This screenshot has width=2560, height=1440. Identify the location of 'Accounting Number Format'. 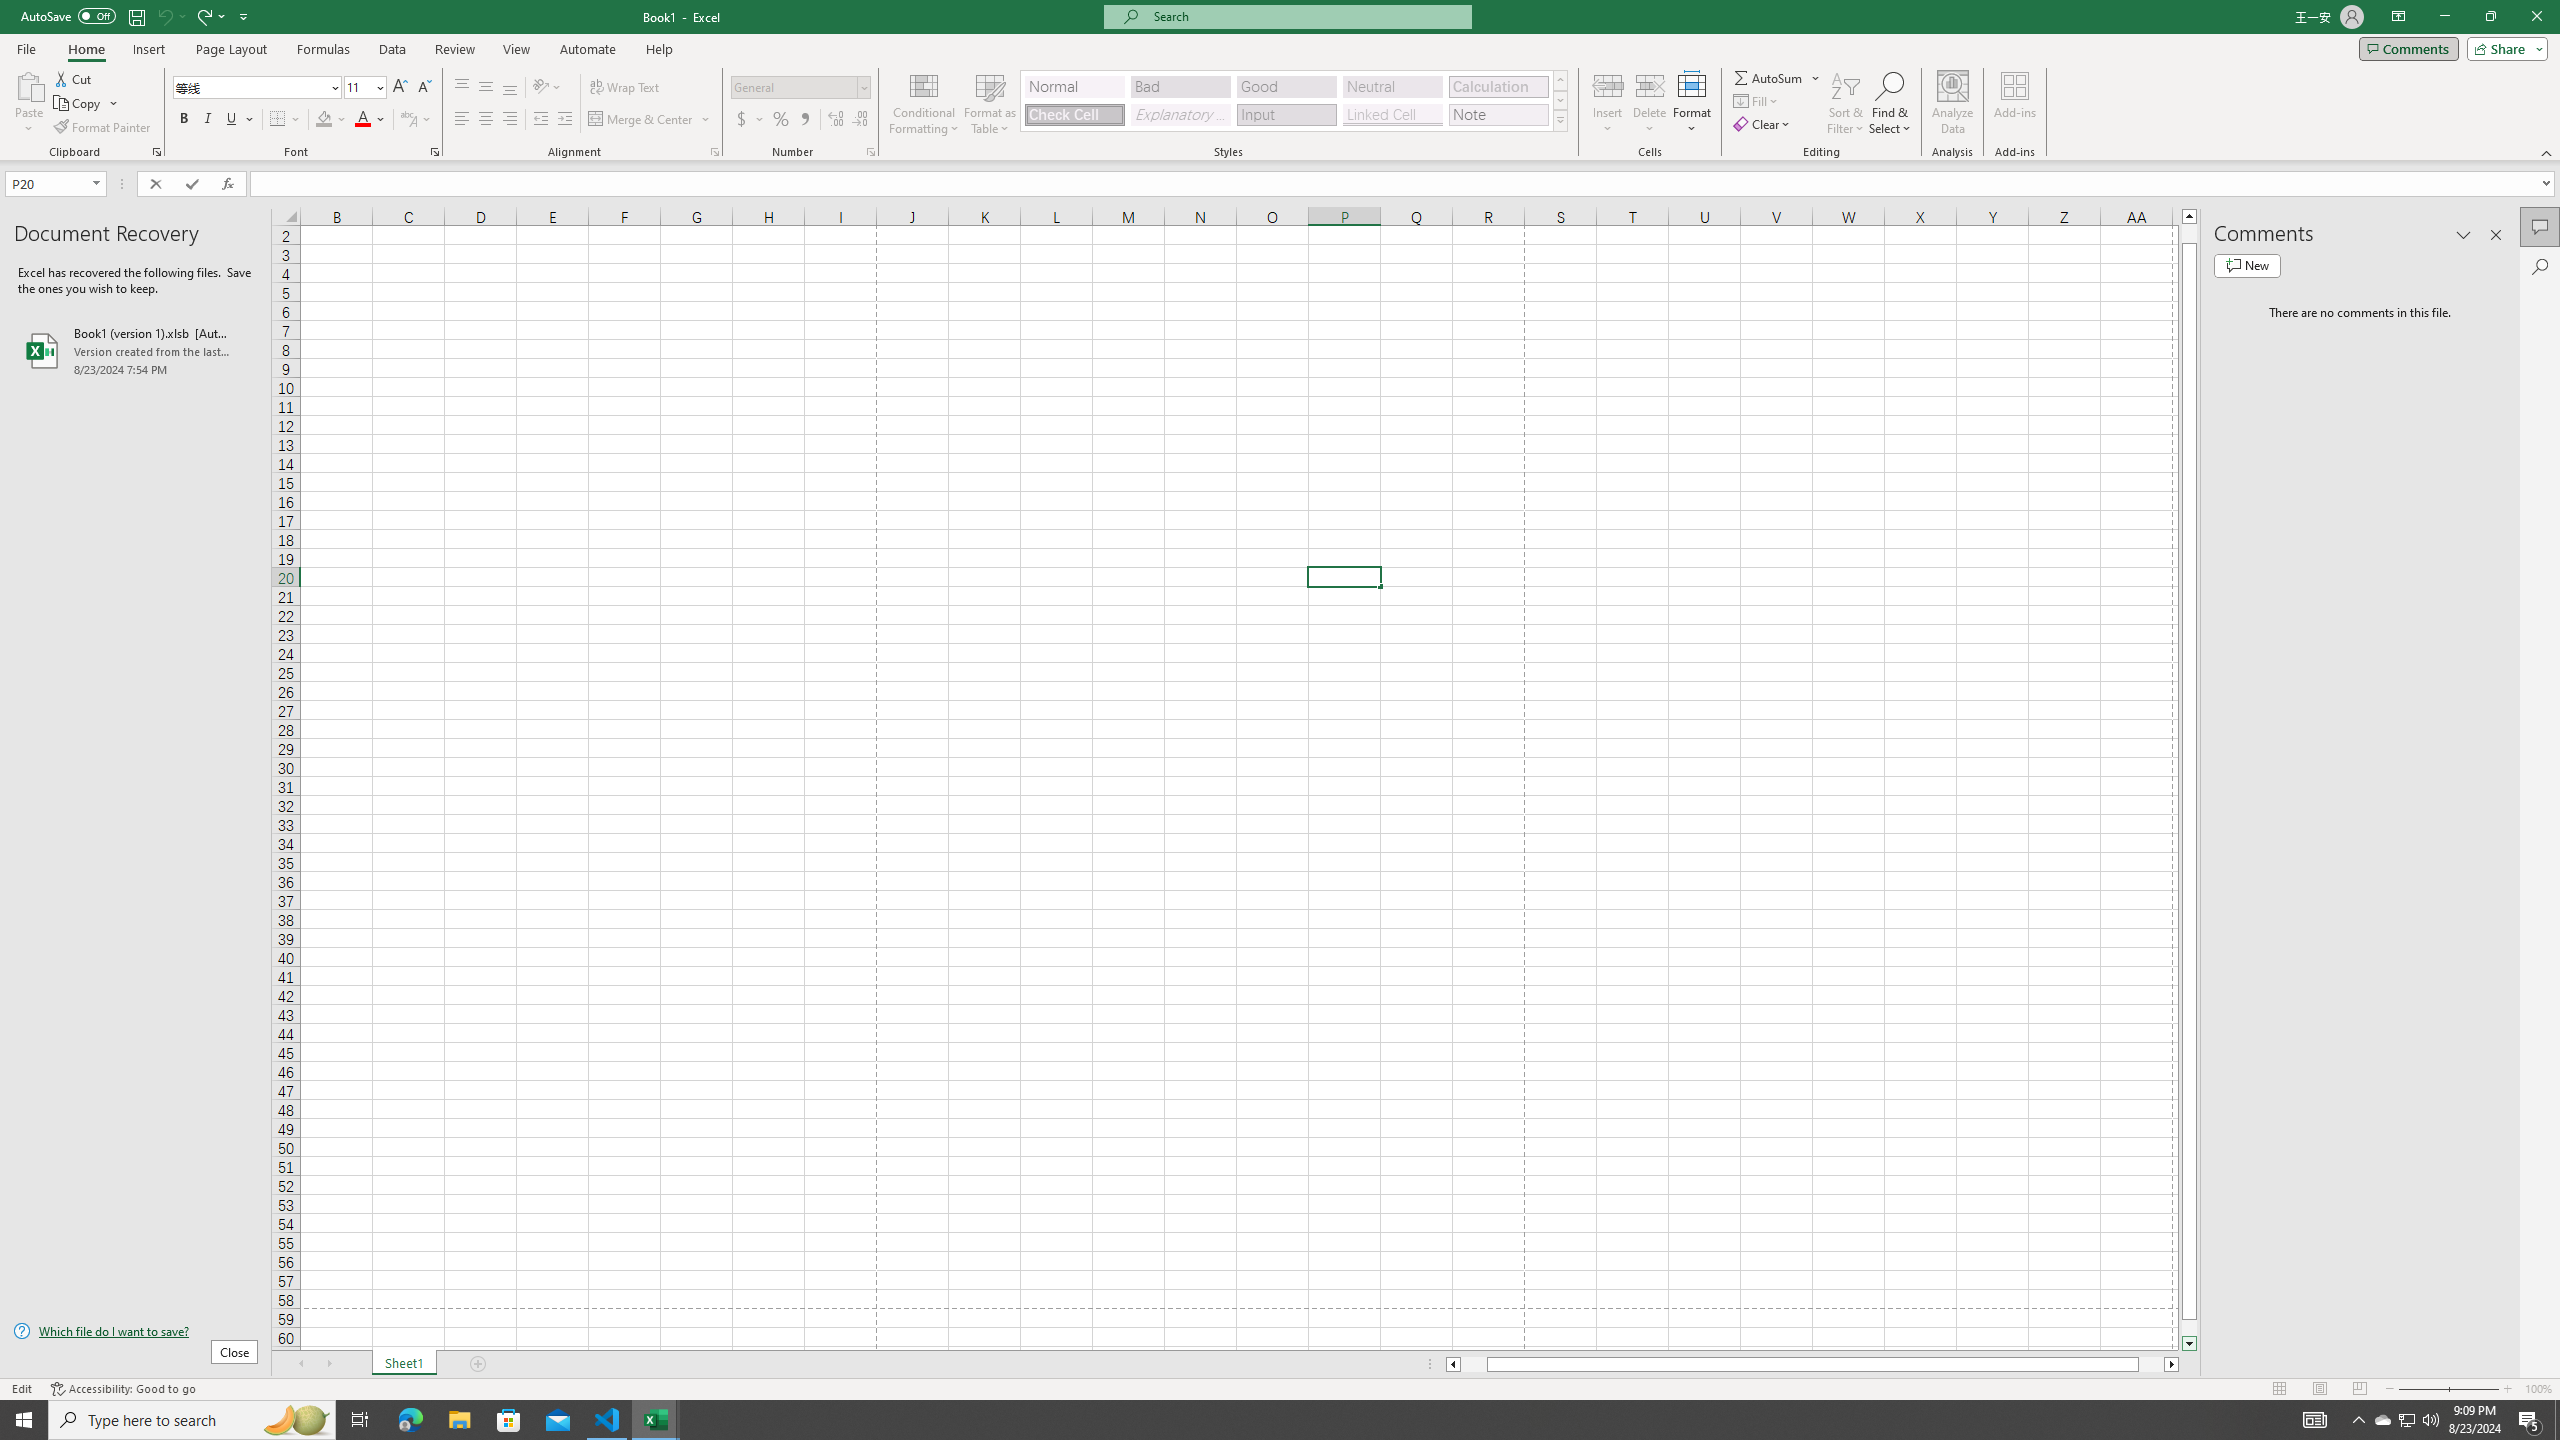
(750, 118).